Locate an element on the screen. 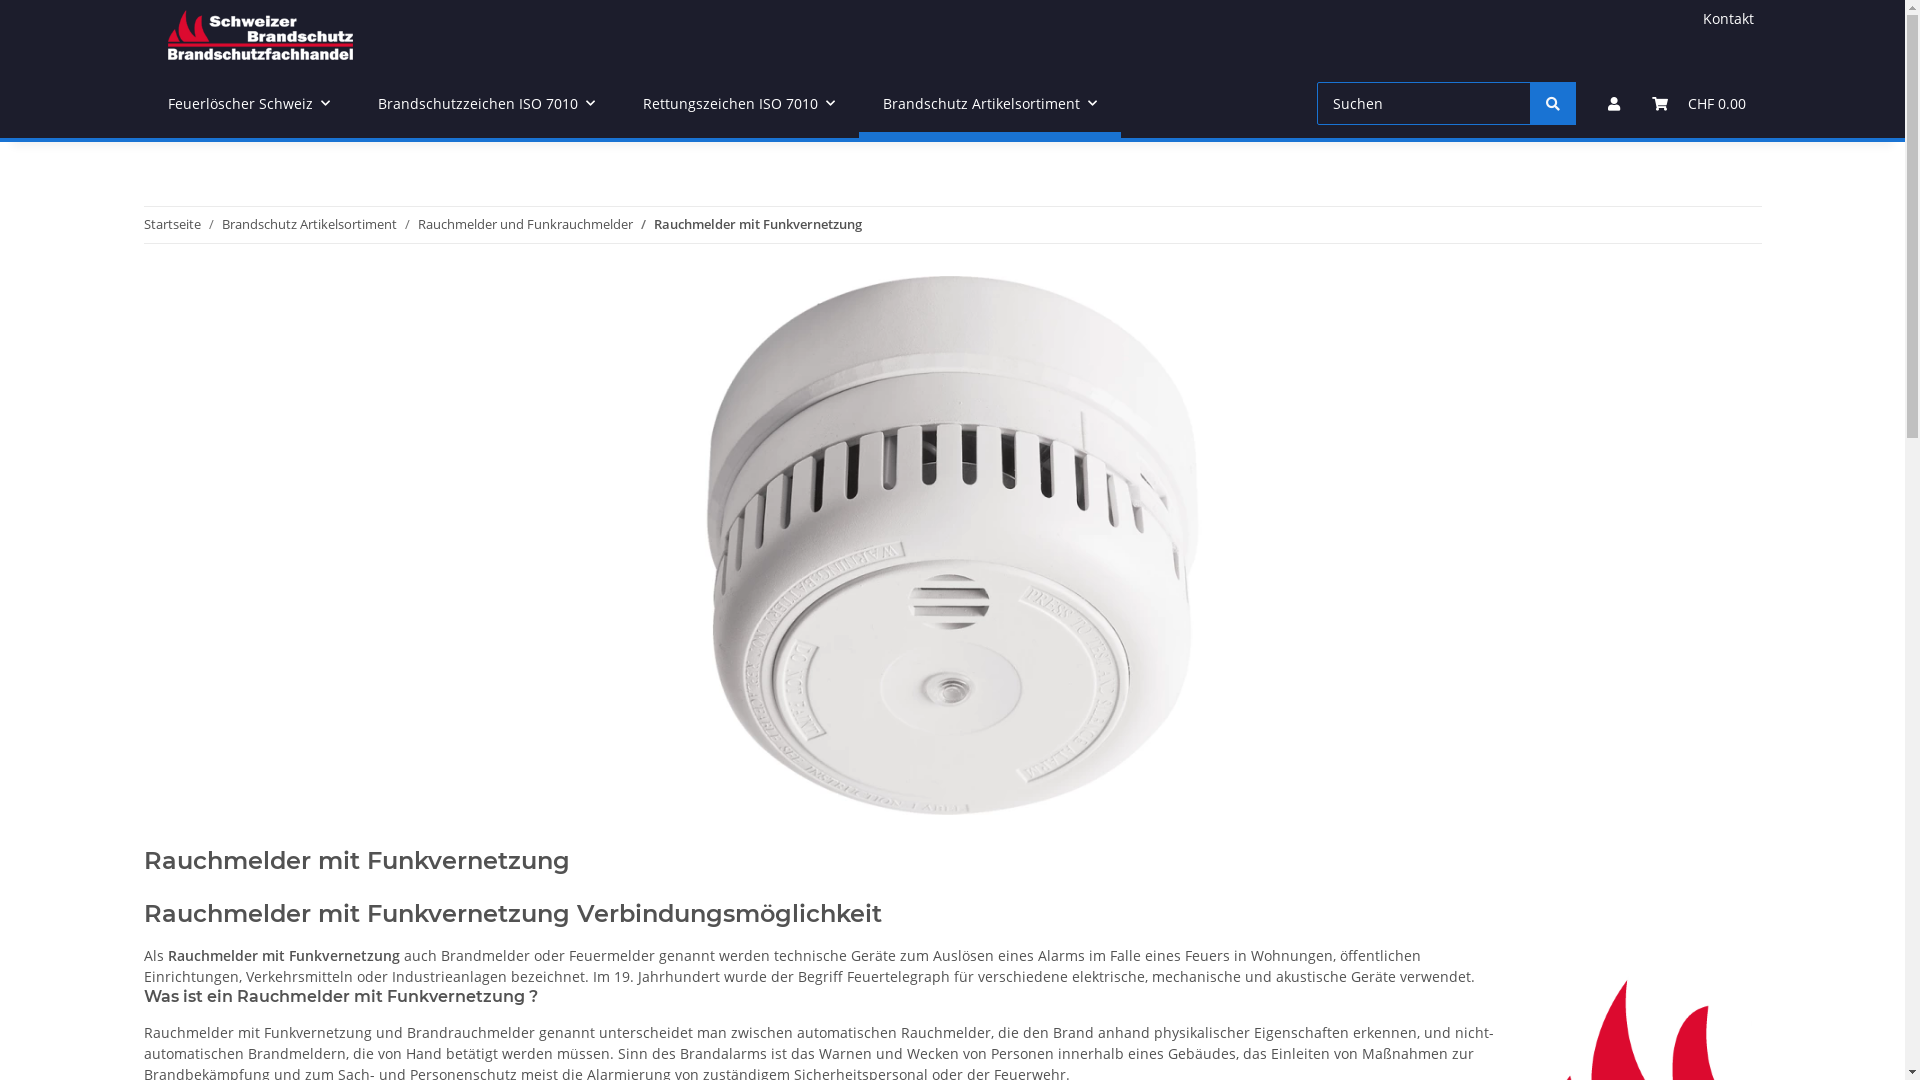 The width and height of the screenshot is (1920, 1080). 'Brandschutzzeichen ISO 7010' is located at coordinates (486, 103).